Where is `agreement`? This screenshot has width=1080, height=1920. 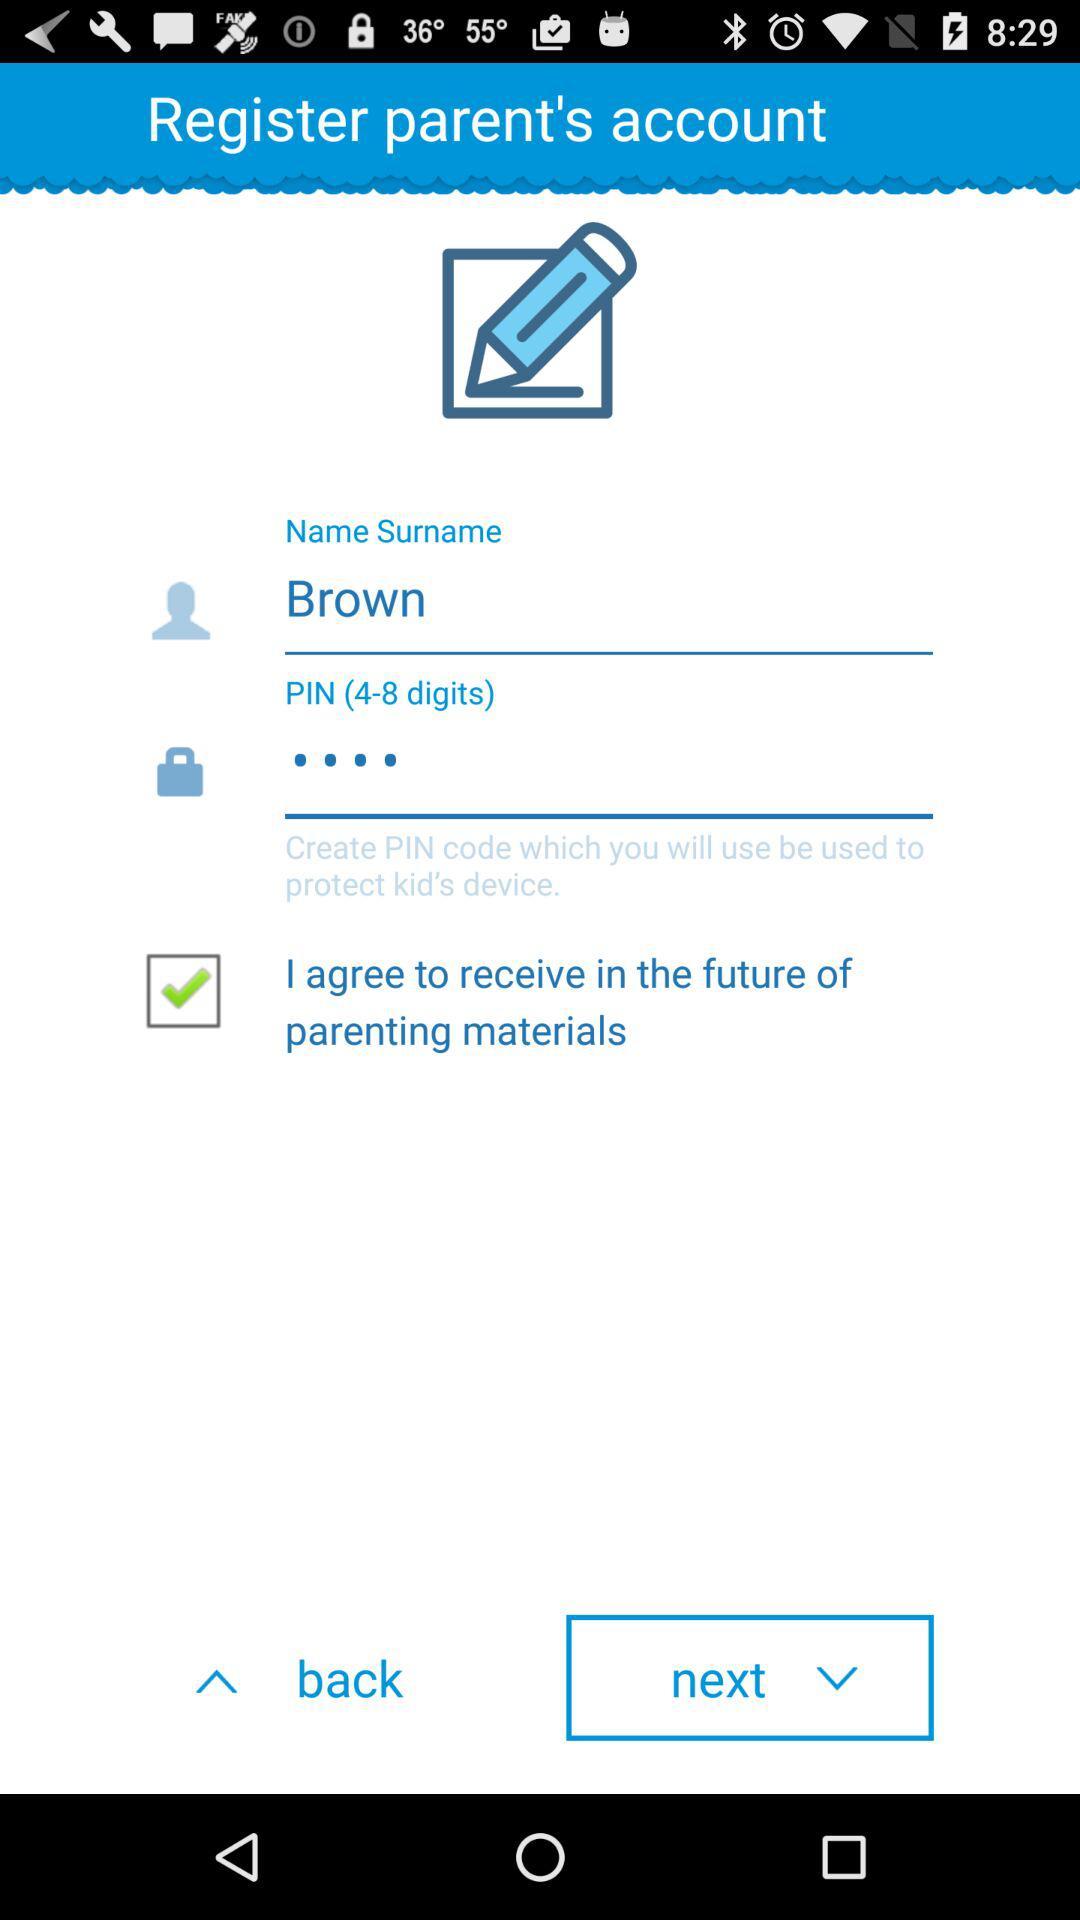 agreement is located at coordinates (191, 989).